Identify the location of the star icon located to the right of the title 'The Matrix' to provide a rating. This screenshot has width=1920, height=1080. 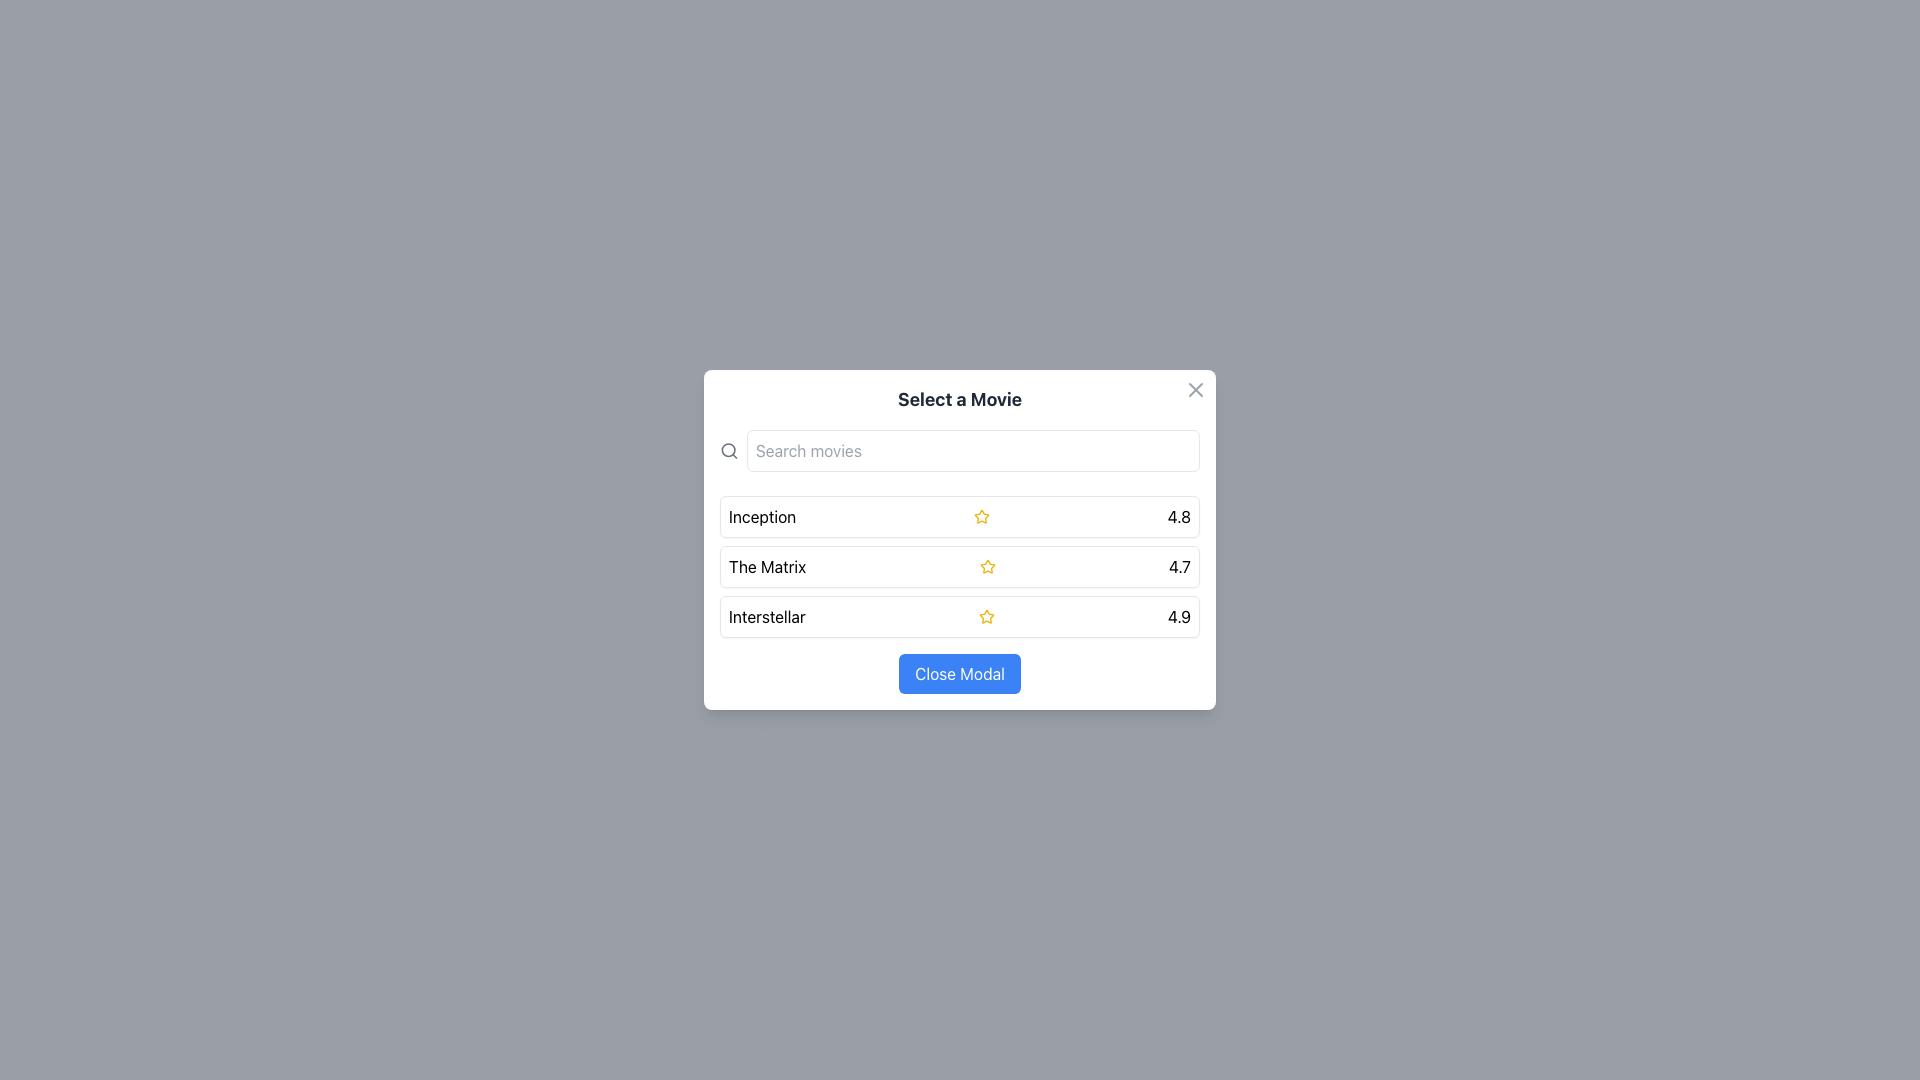
(987, 567).